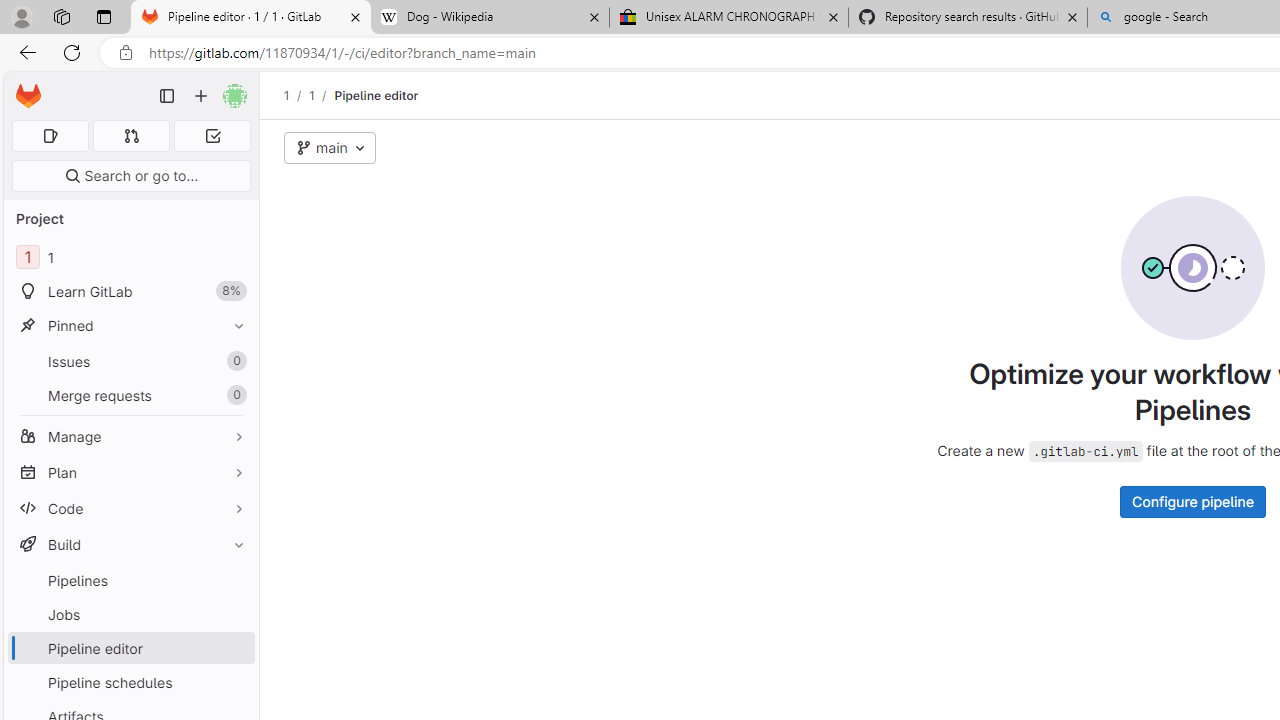 The width and height of the screenshot is (1280, 720). What do you see at coordinates (130, 256) in the screenshot?
I see `'11'` at bounding box center [130, 256].